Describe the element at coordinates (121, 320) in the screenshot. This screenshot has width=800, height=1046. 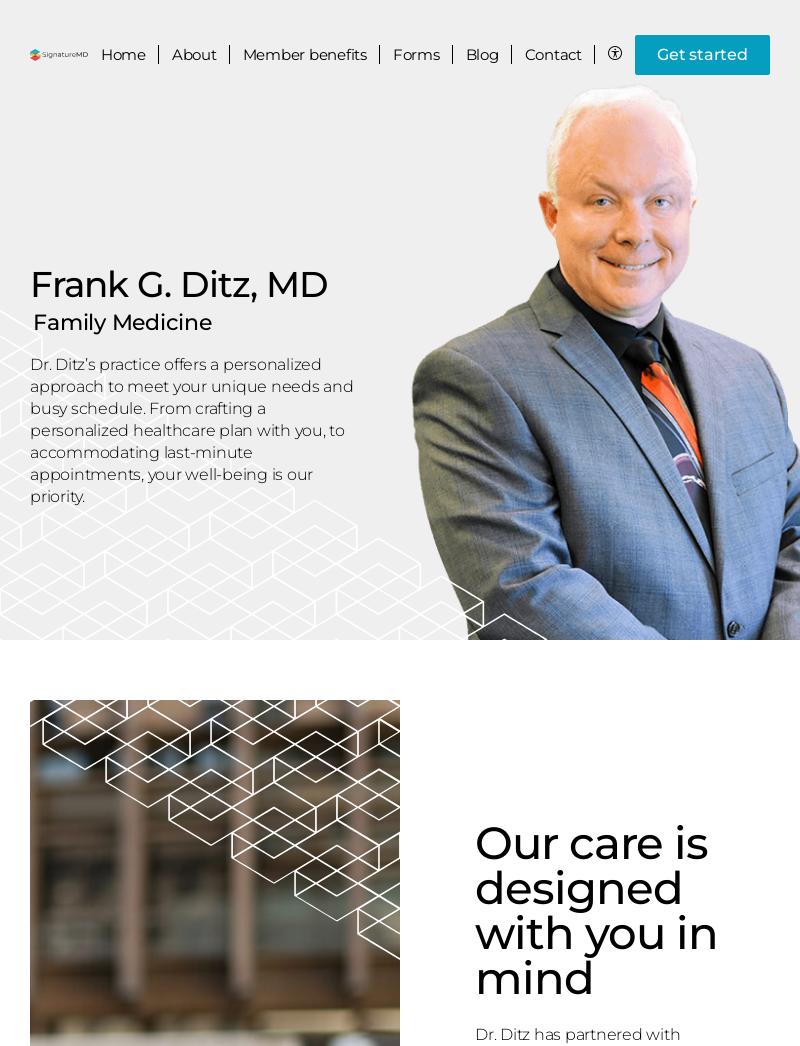
I see `'Family Medicine'` at that location.